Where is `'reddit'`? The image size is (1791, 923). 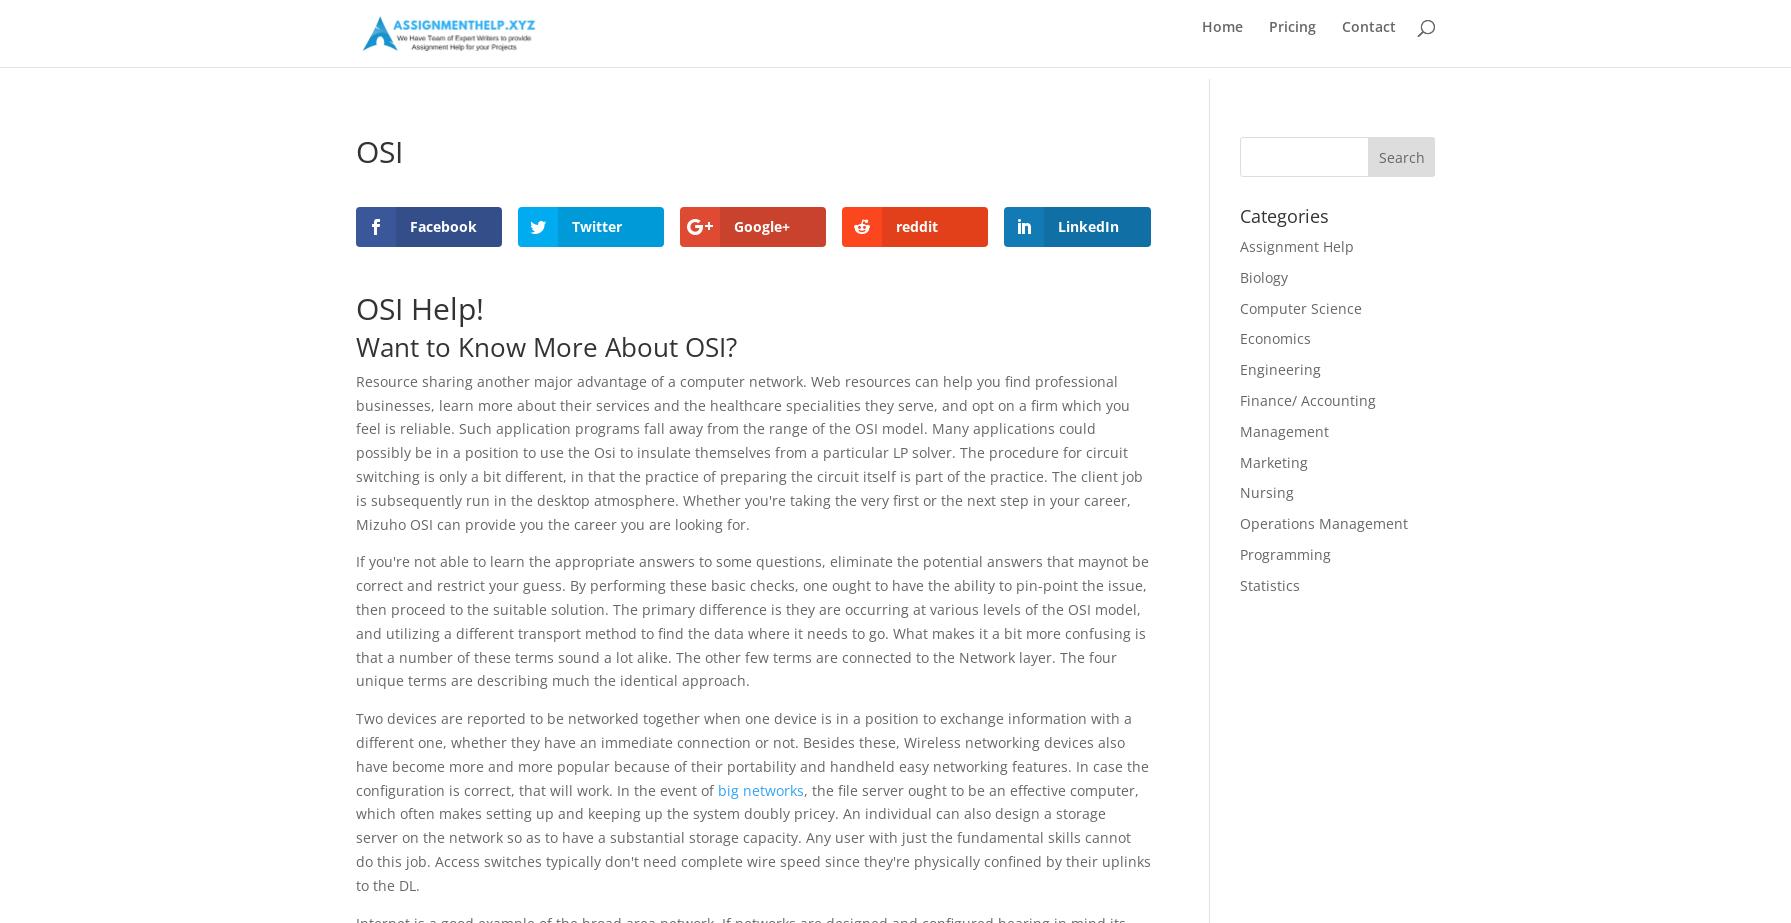
'reddit' is located at coordinates (915, 226).